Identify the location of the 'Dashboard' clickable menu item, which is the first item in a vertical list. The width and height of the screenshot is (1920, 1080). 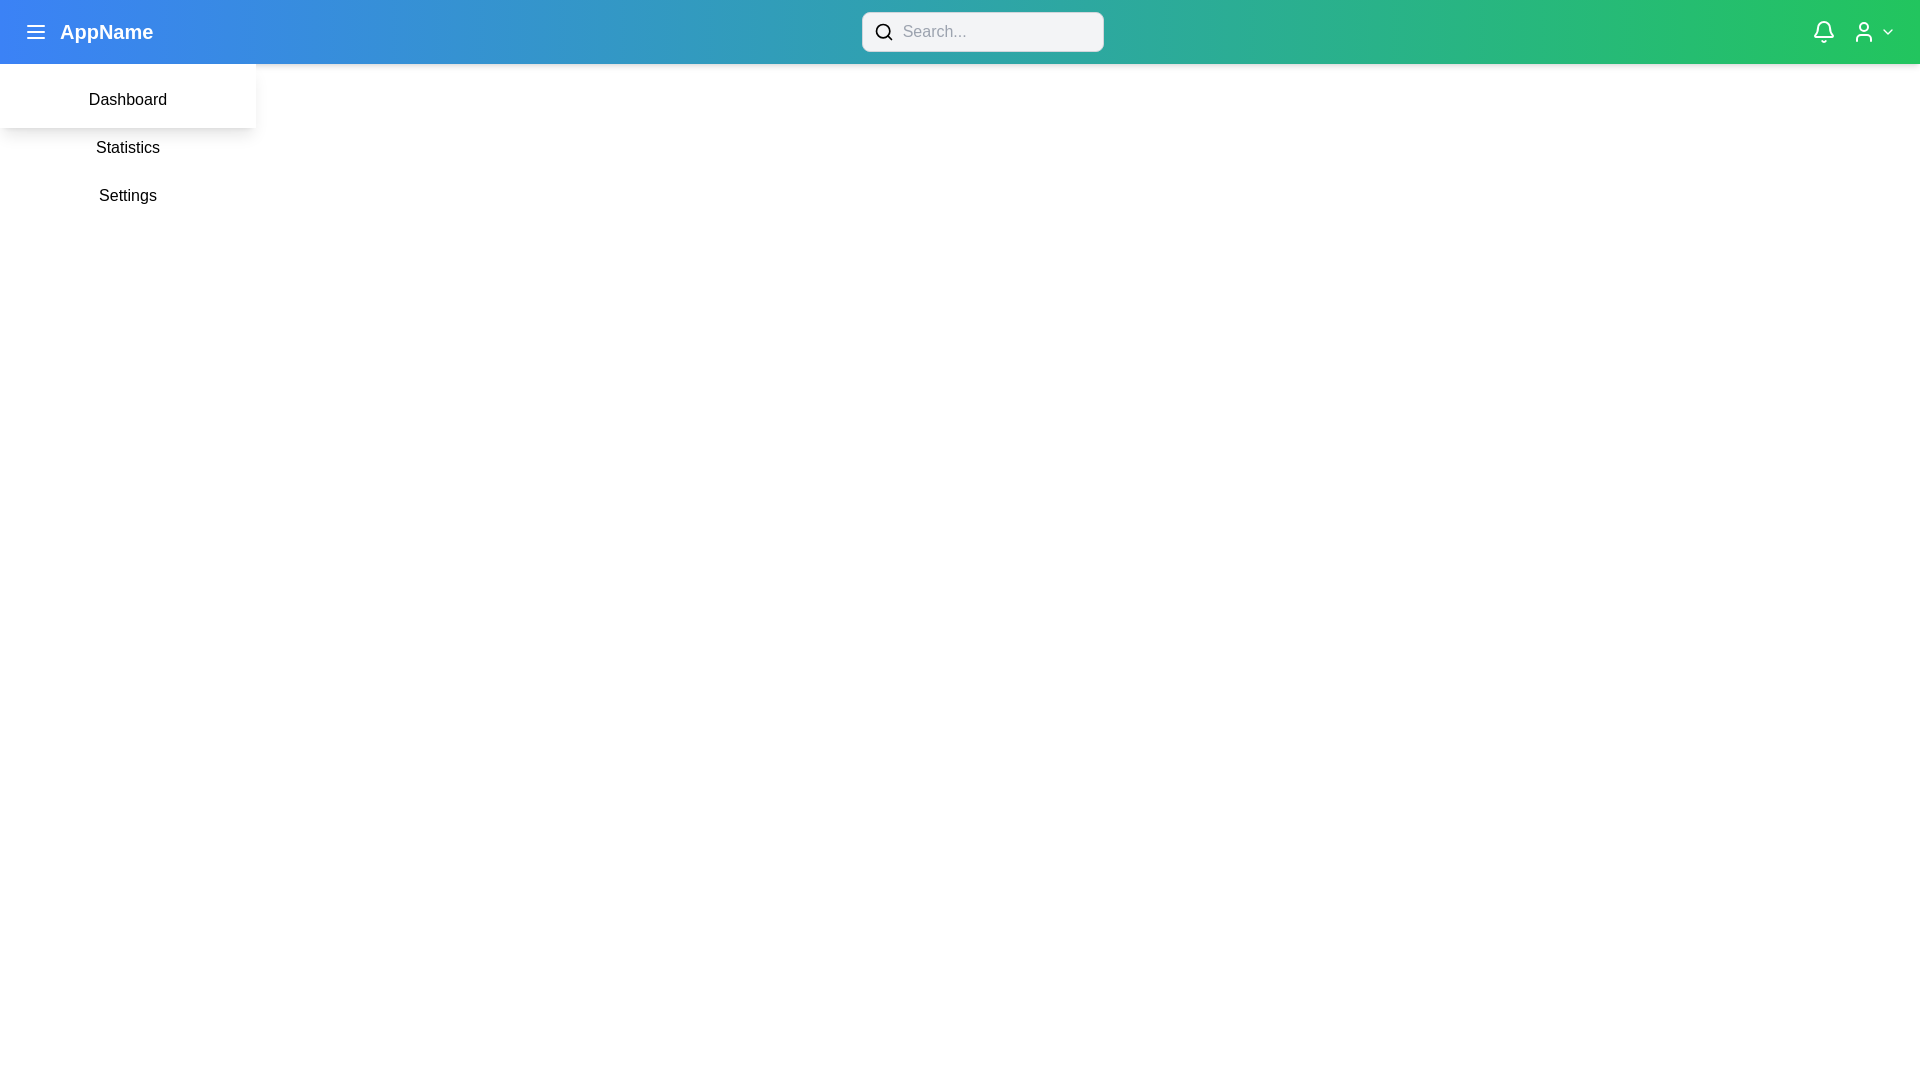
(127, 100).